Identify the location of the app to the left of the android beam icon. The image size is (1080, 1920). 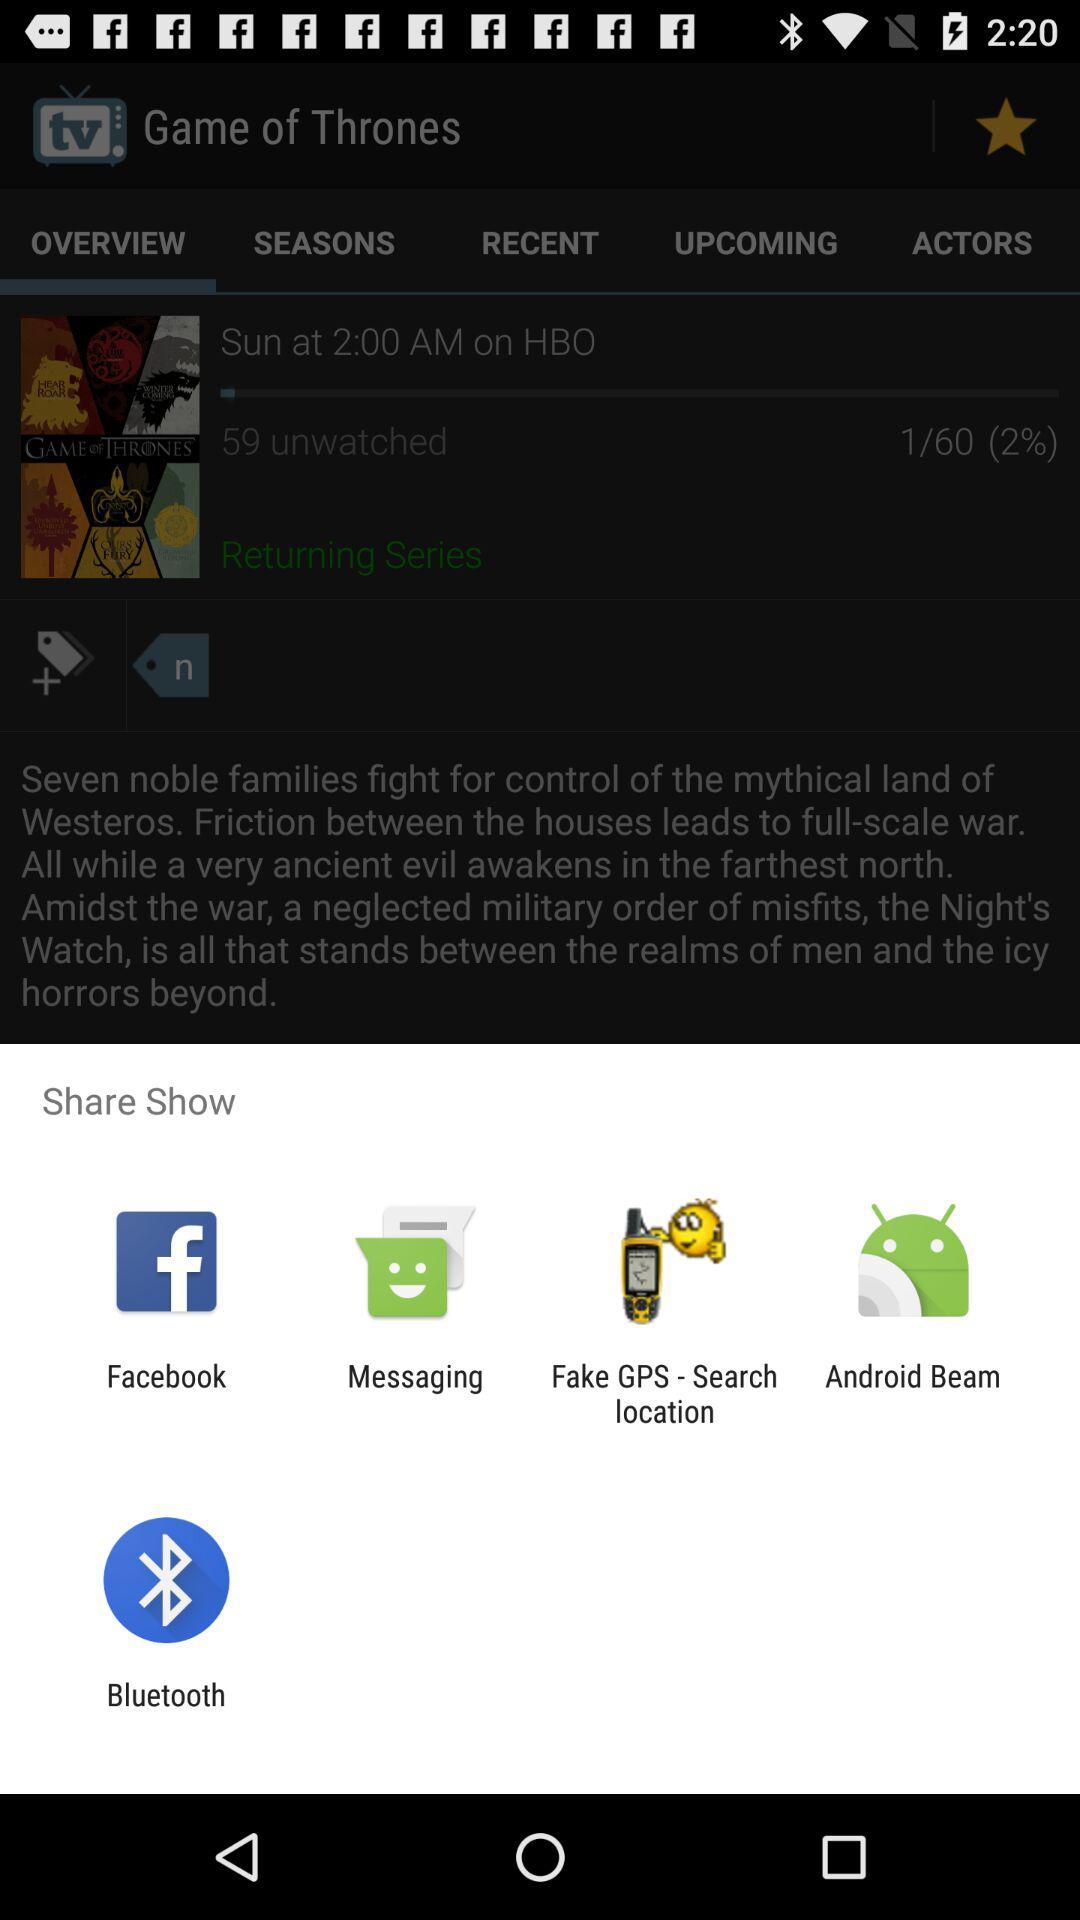
(664, 1392).